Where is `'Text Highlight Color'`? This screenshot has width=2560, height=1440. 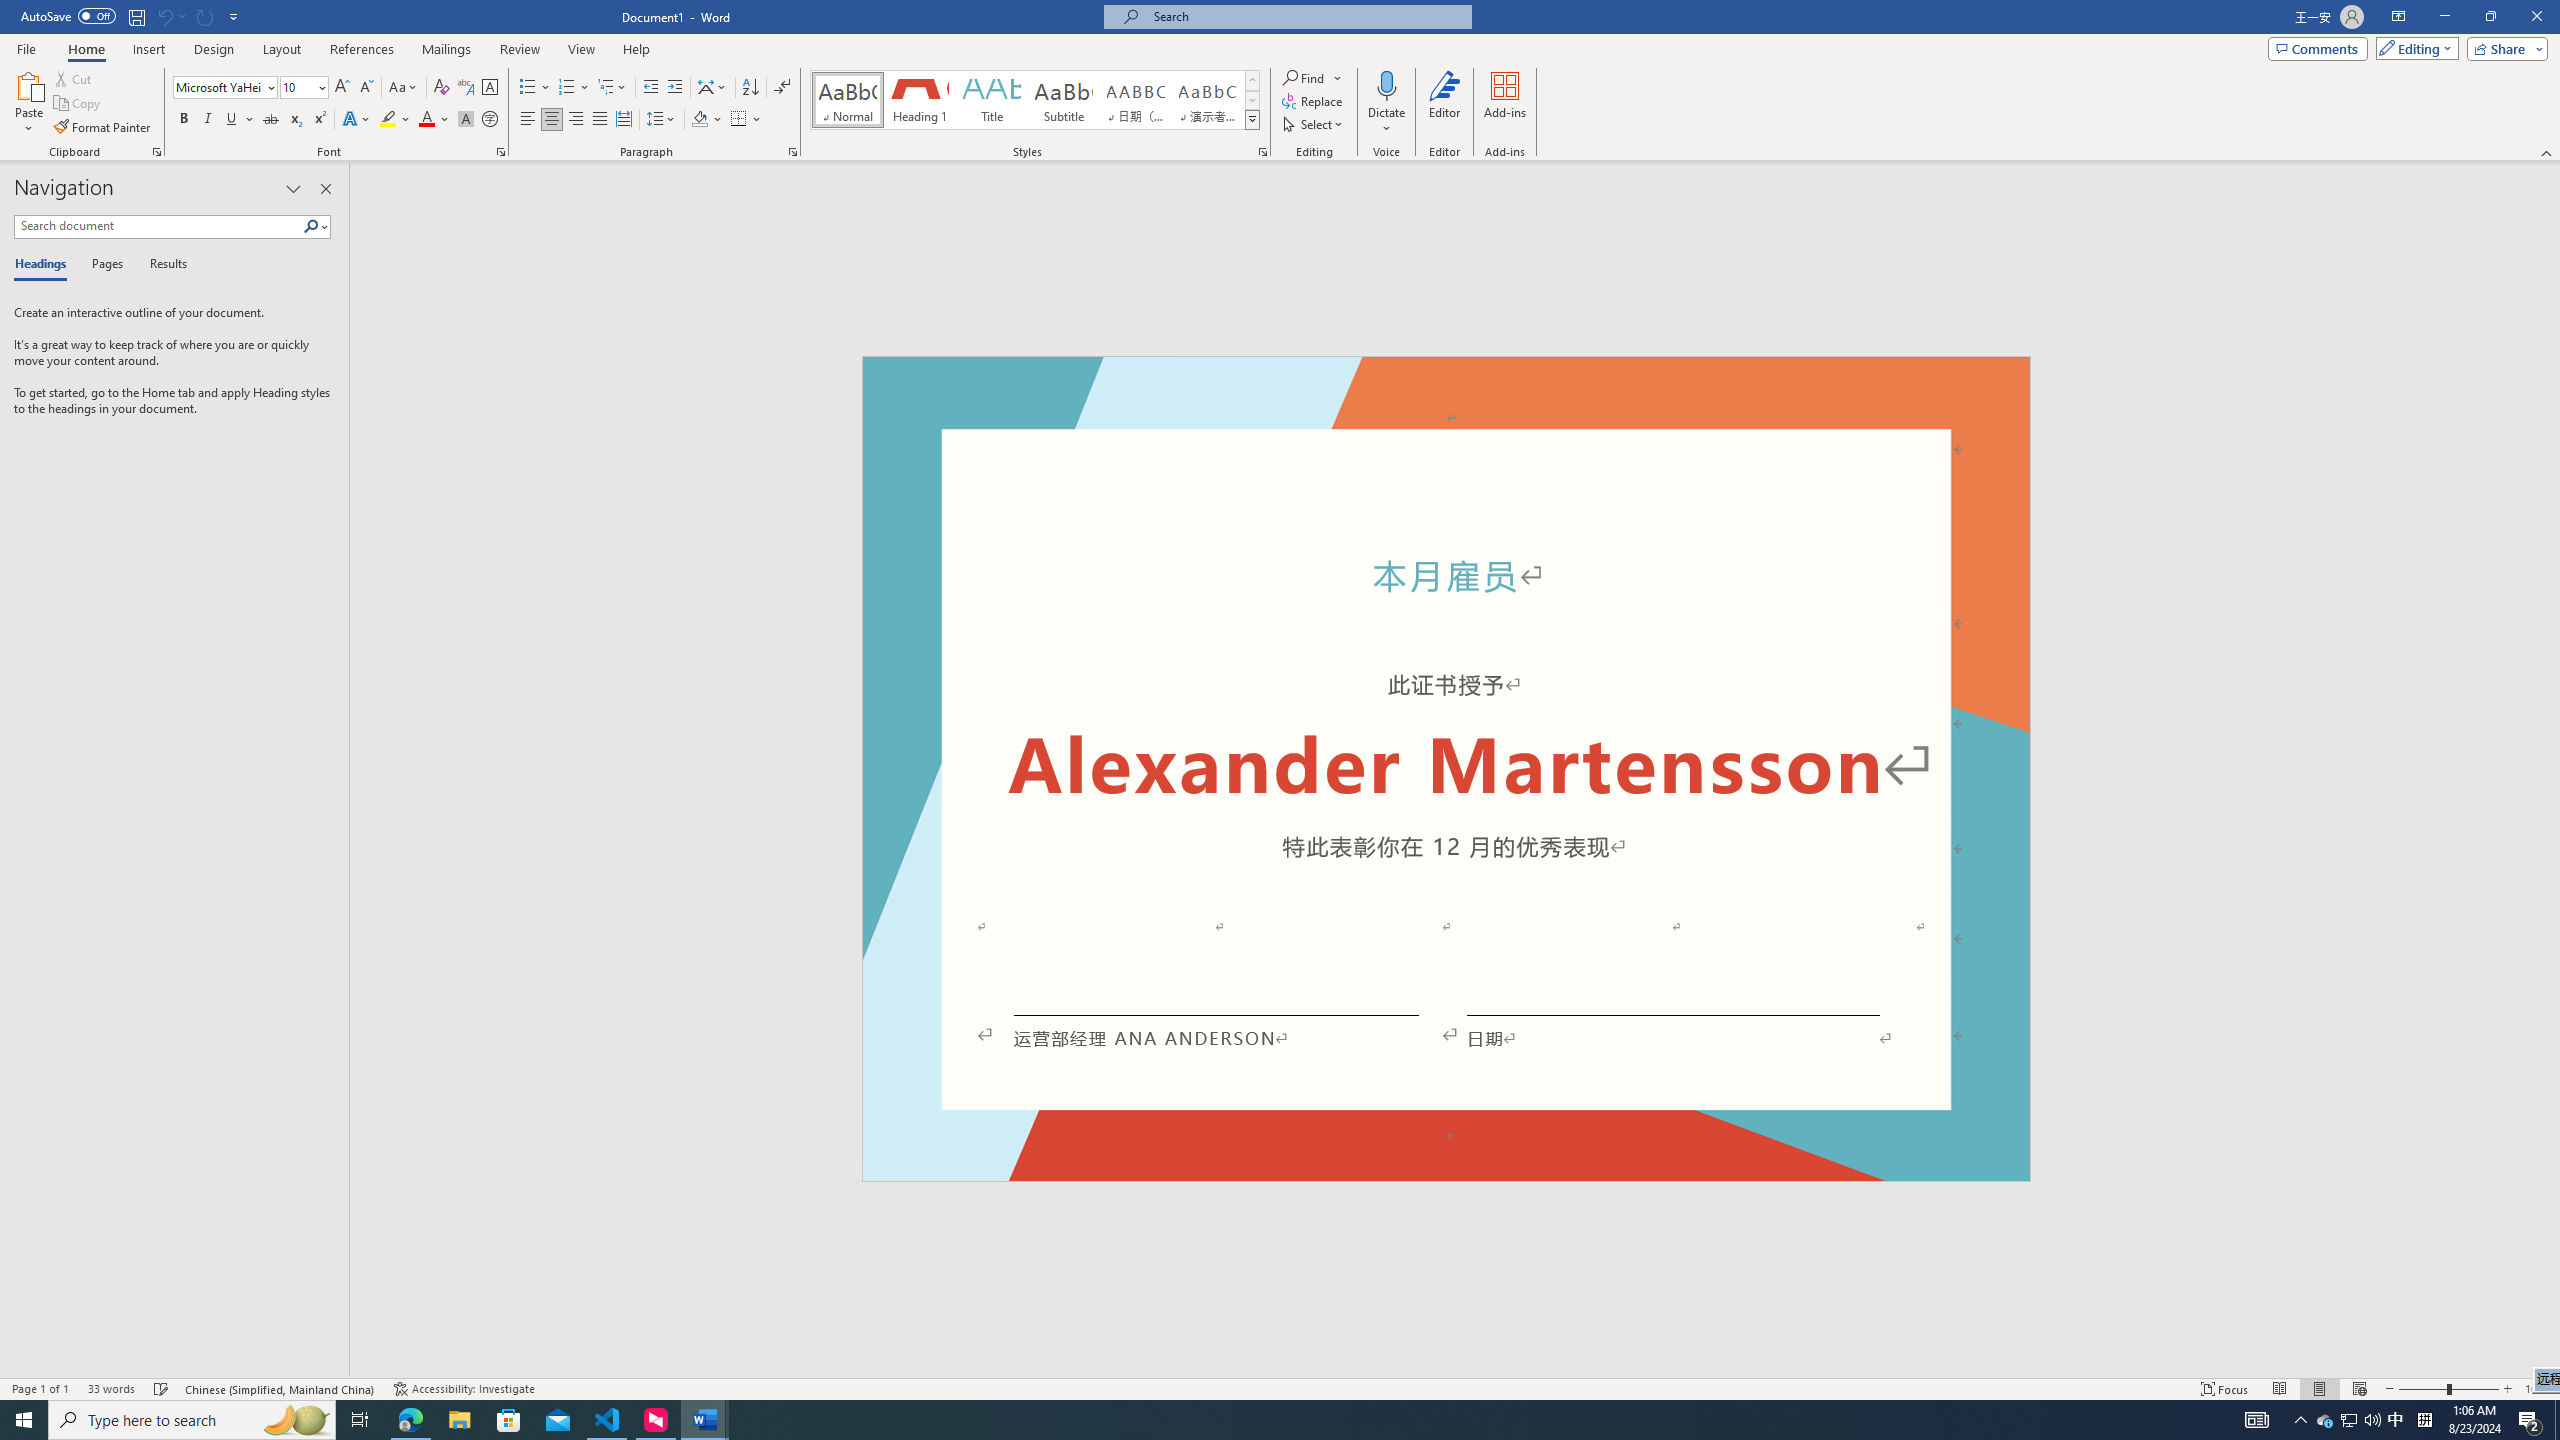
'Text Highlight Color' is located at coordinates (395, 118).